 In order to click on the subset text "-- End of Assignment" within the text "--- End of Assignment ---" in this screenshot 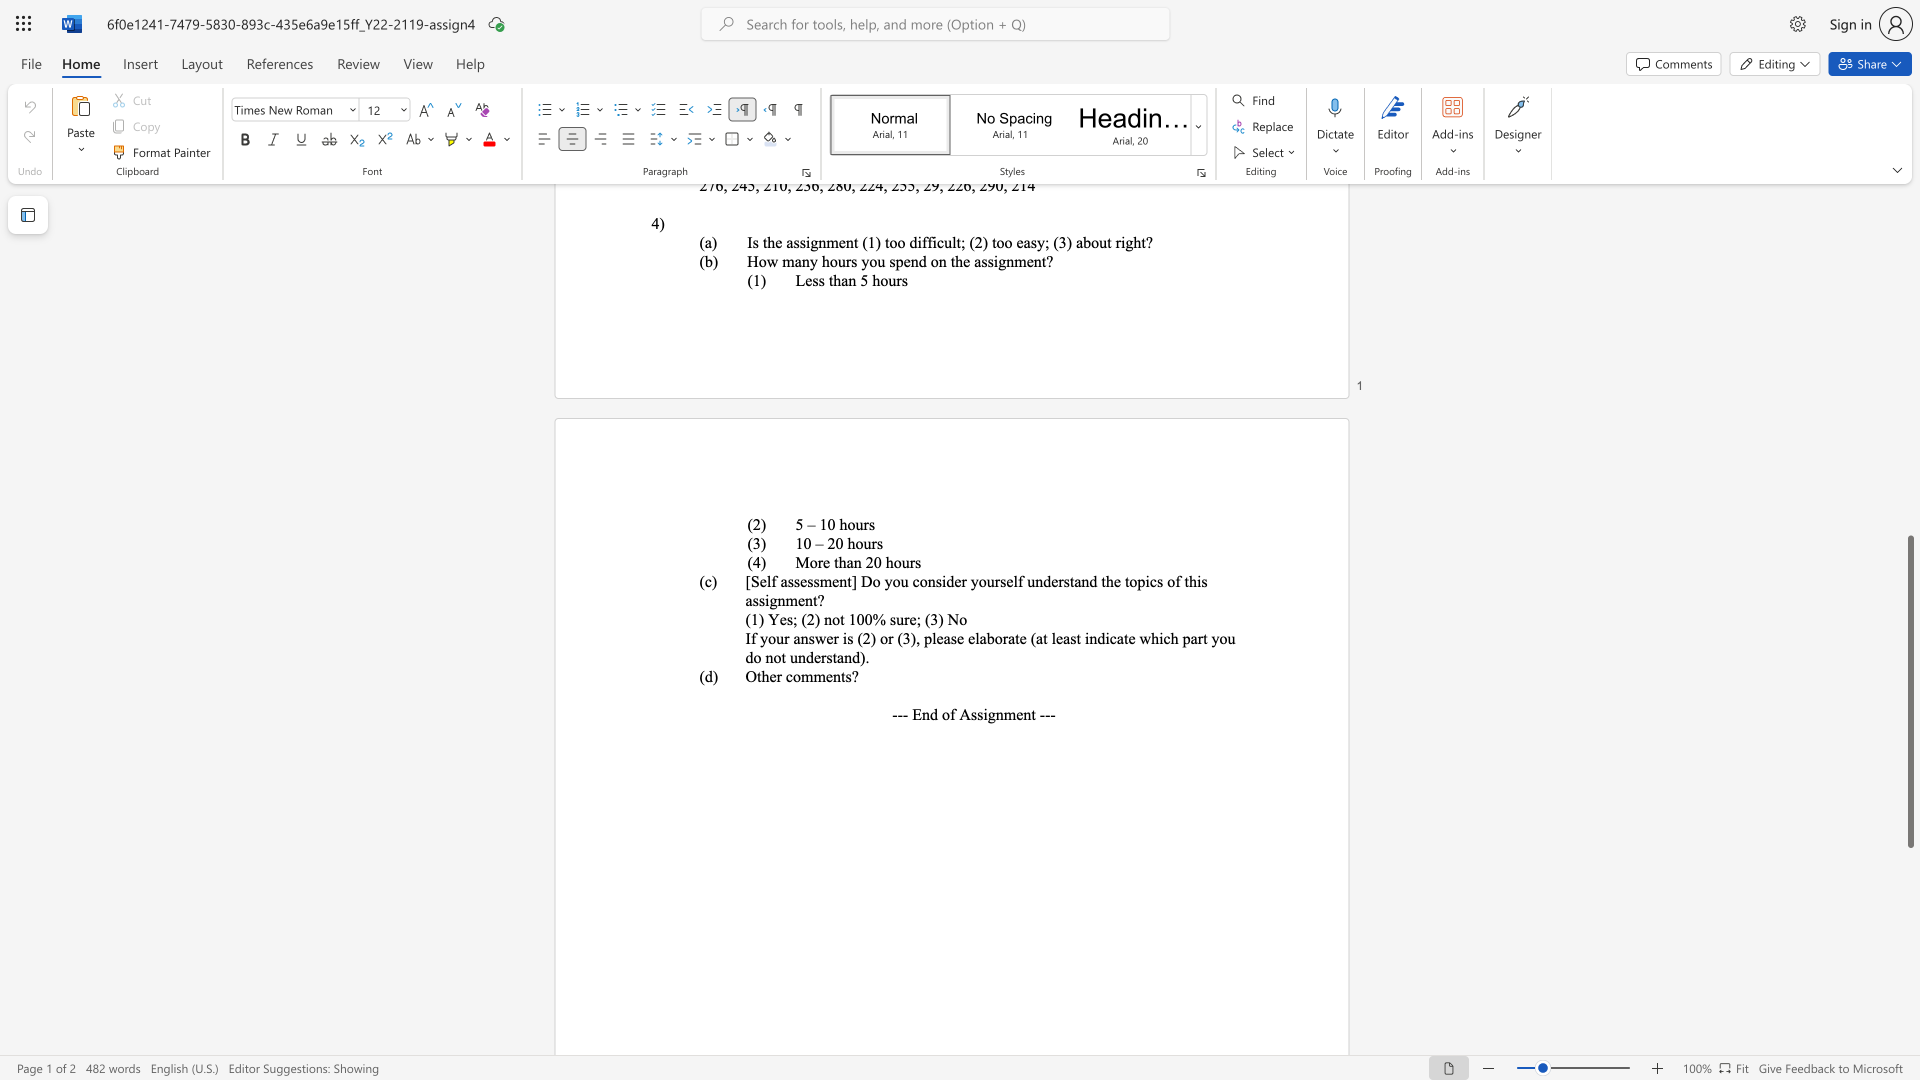, I will do `click(896, 713)`.